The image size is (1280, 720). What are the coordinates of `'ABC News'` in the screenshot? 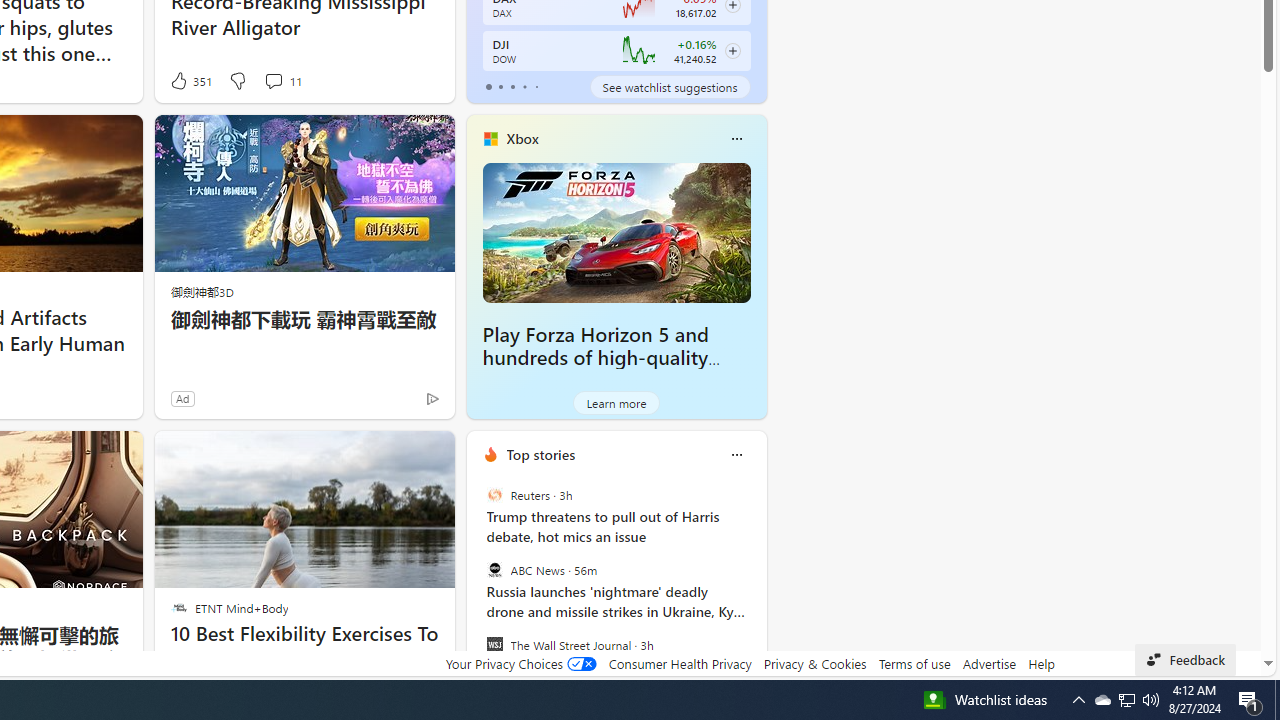 It's located at (494, 570).